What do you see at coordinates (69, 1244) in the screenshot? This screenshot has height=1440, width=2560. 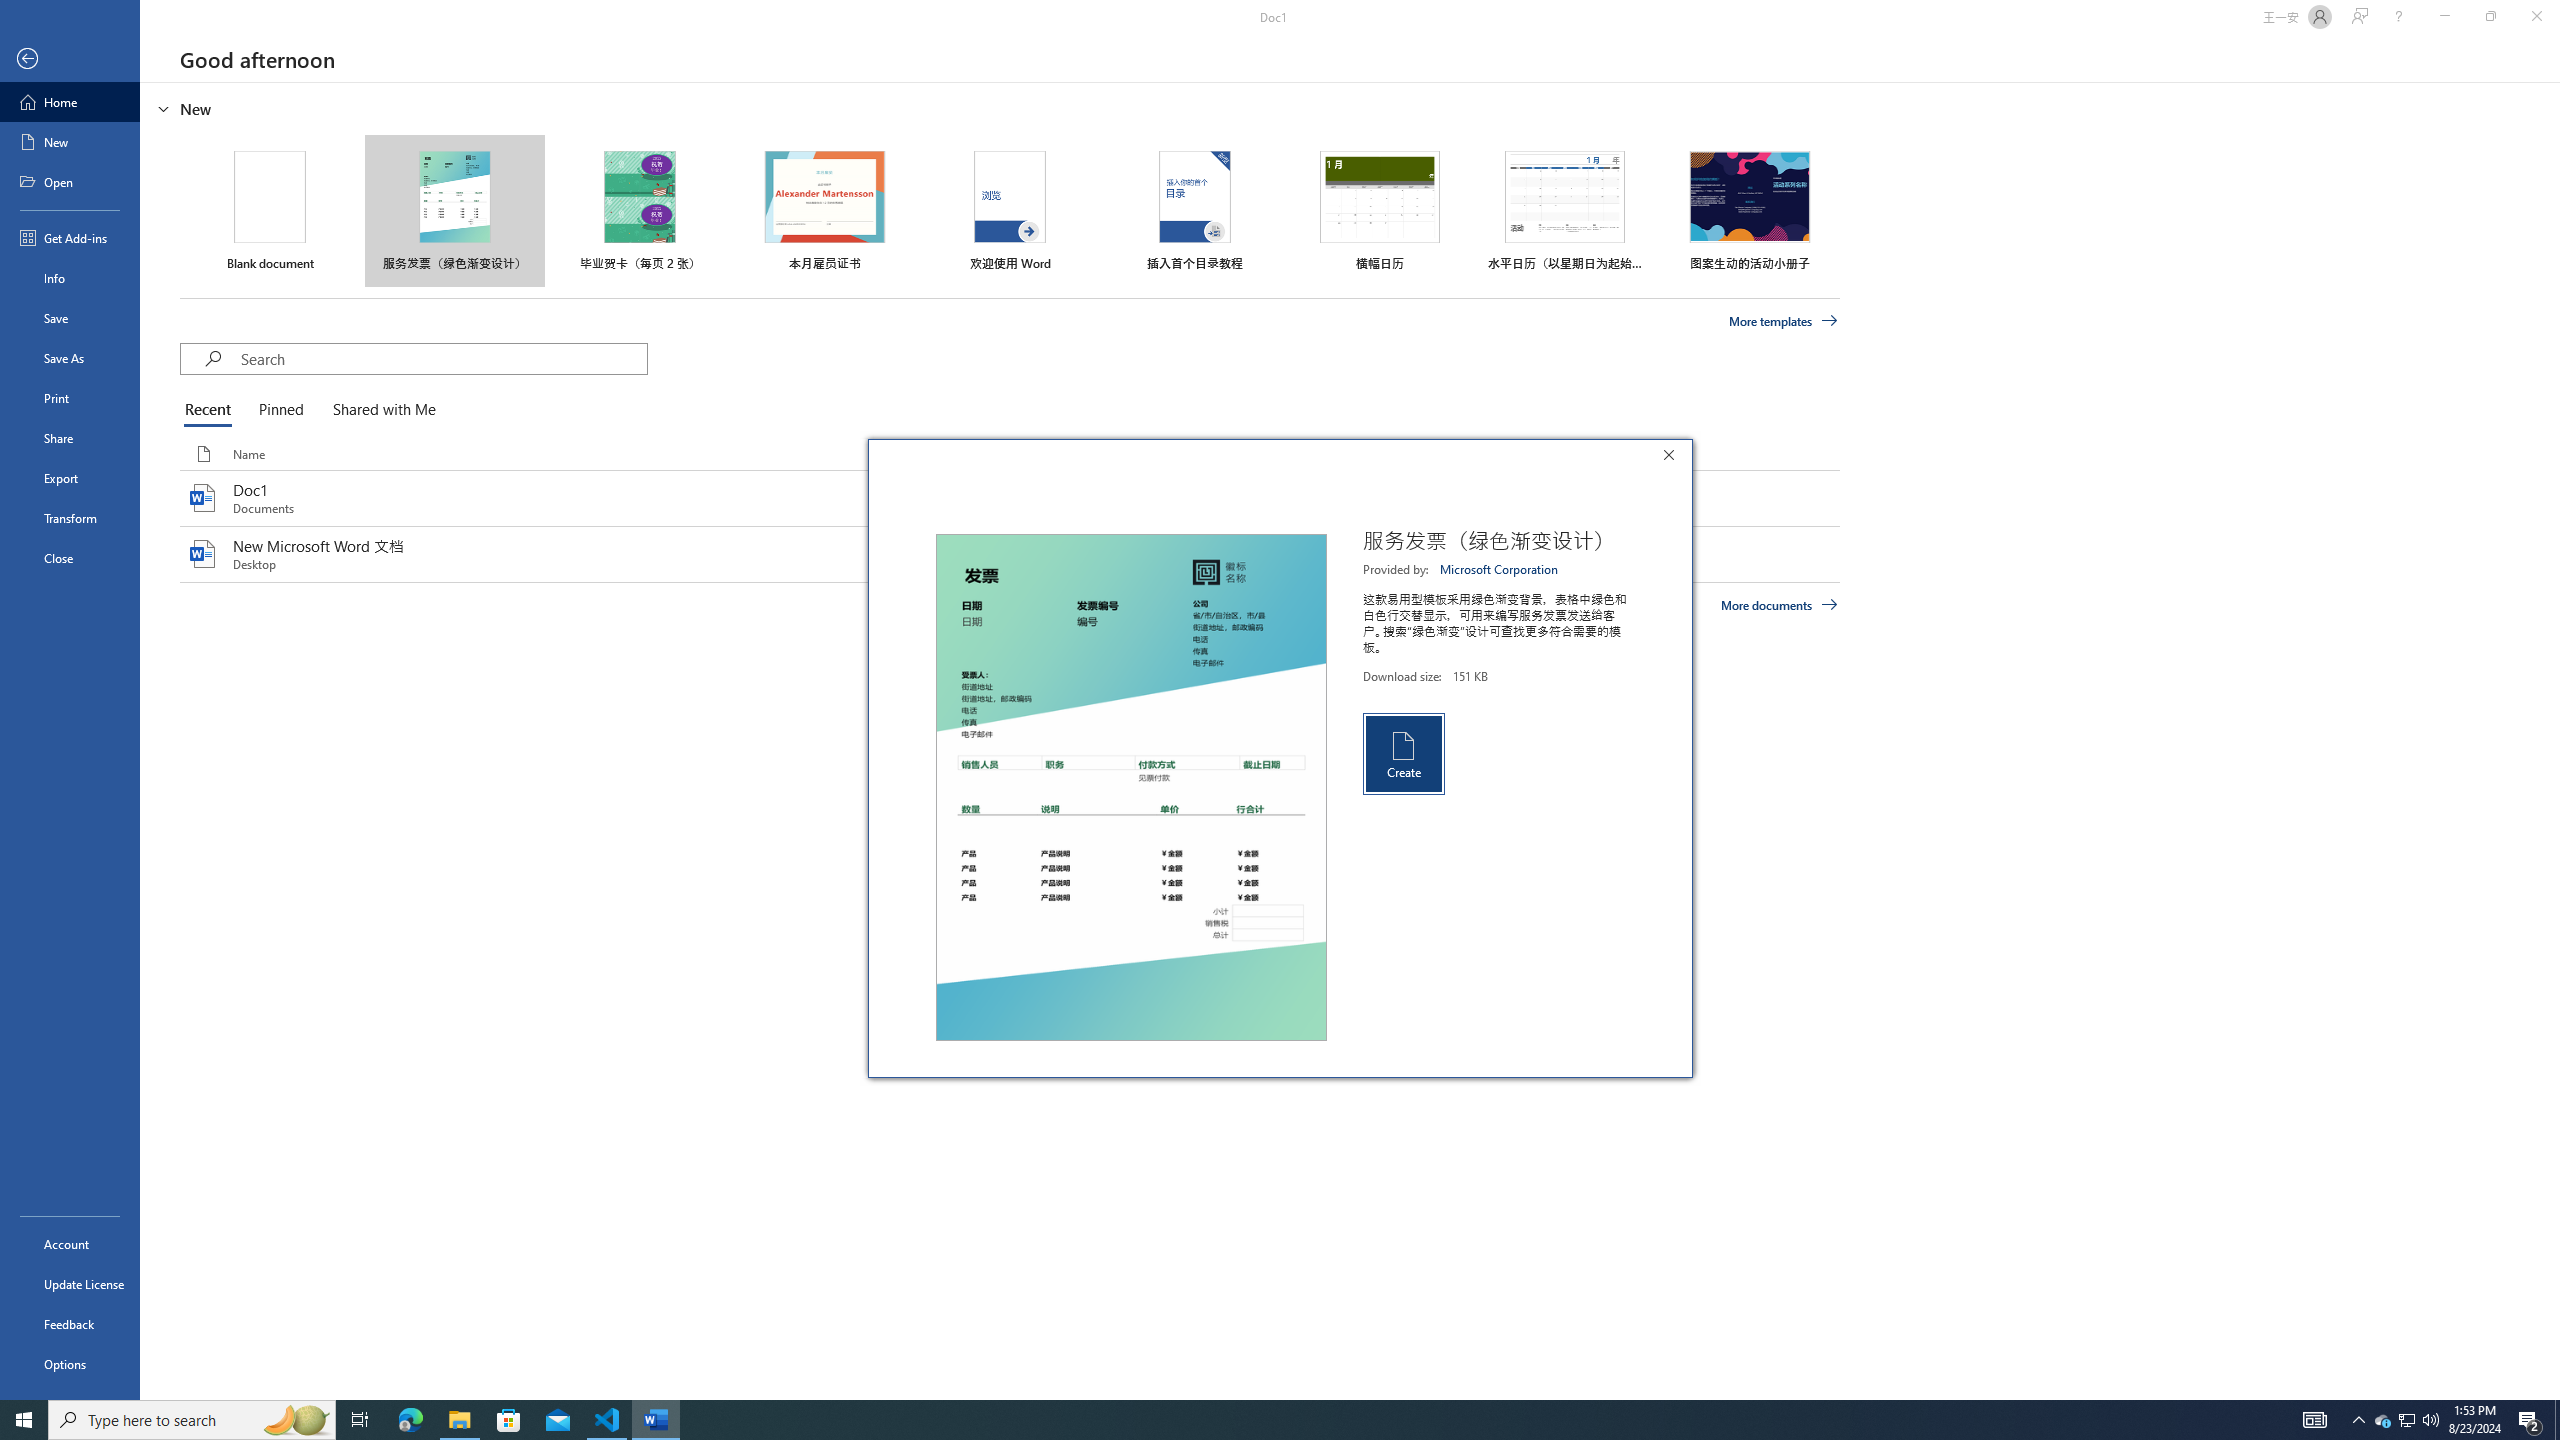 I see `'Account'` at bounding box center [69, 1244].